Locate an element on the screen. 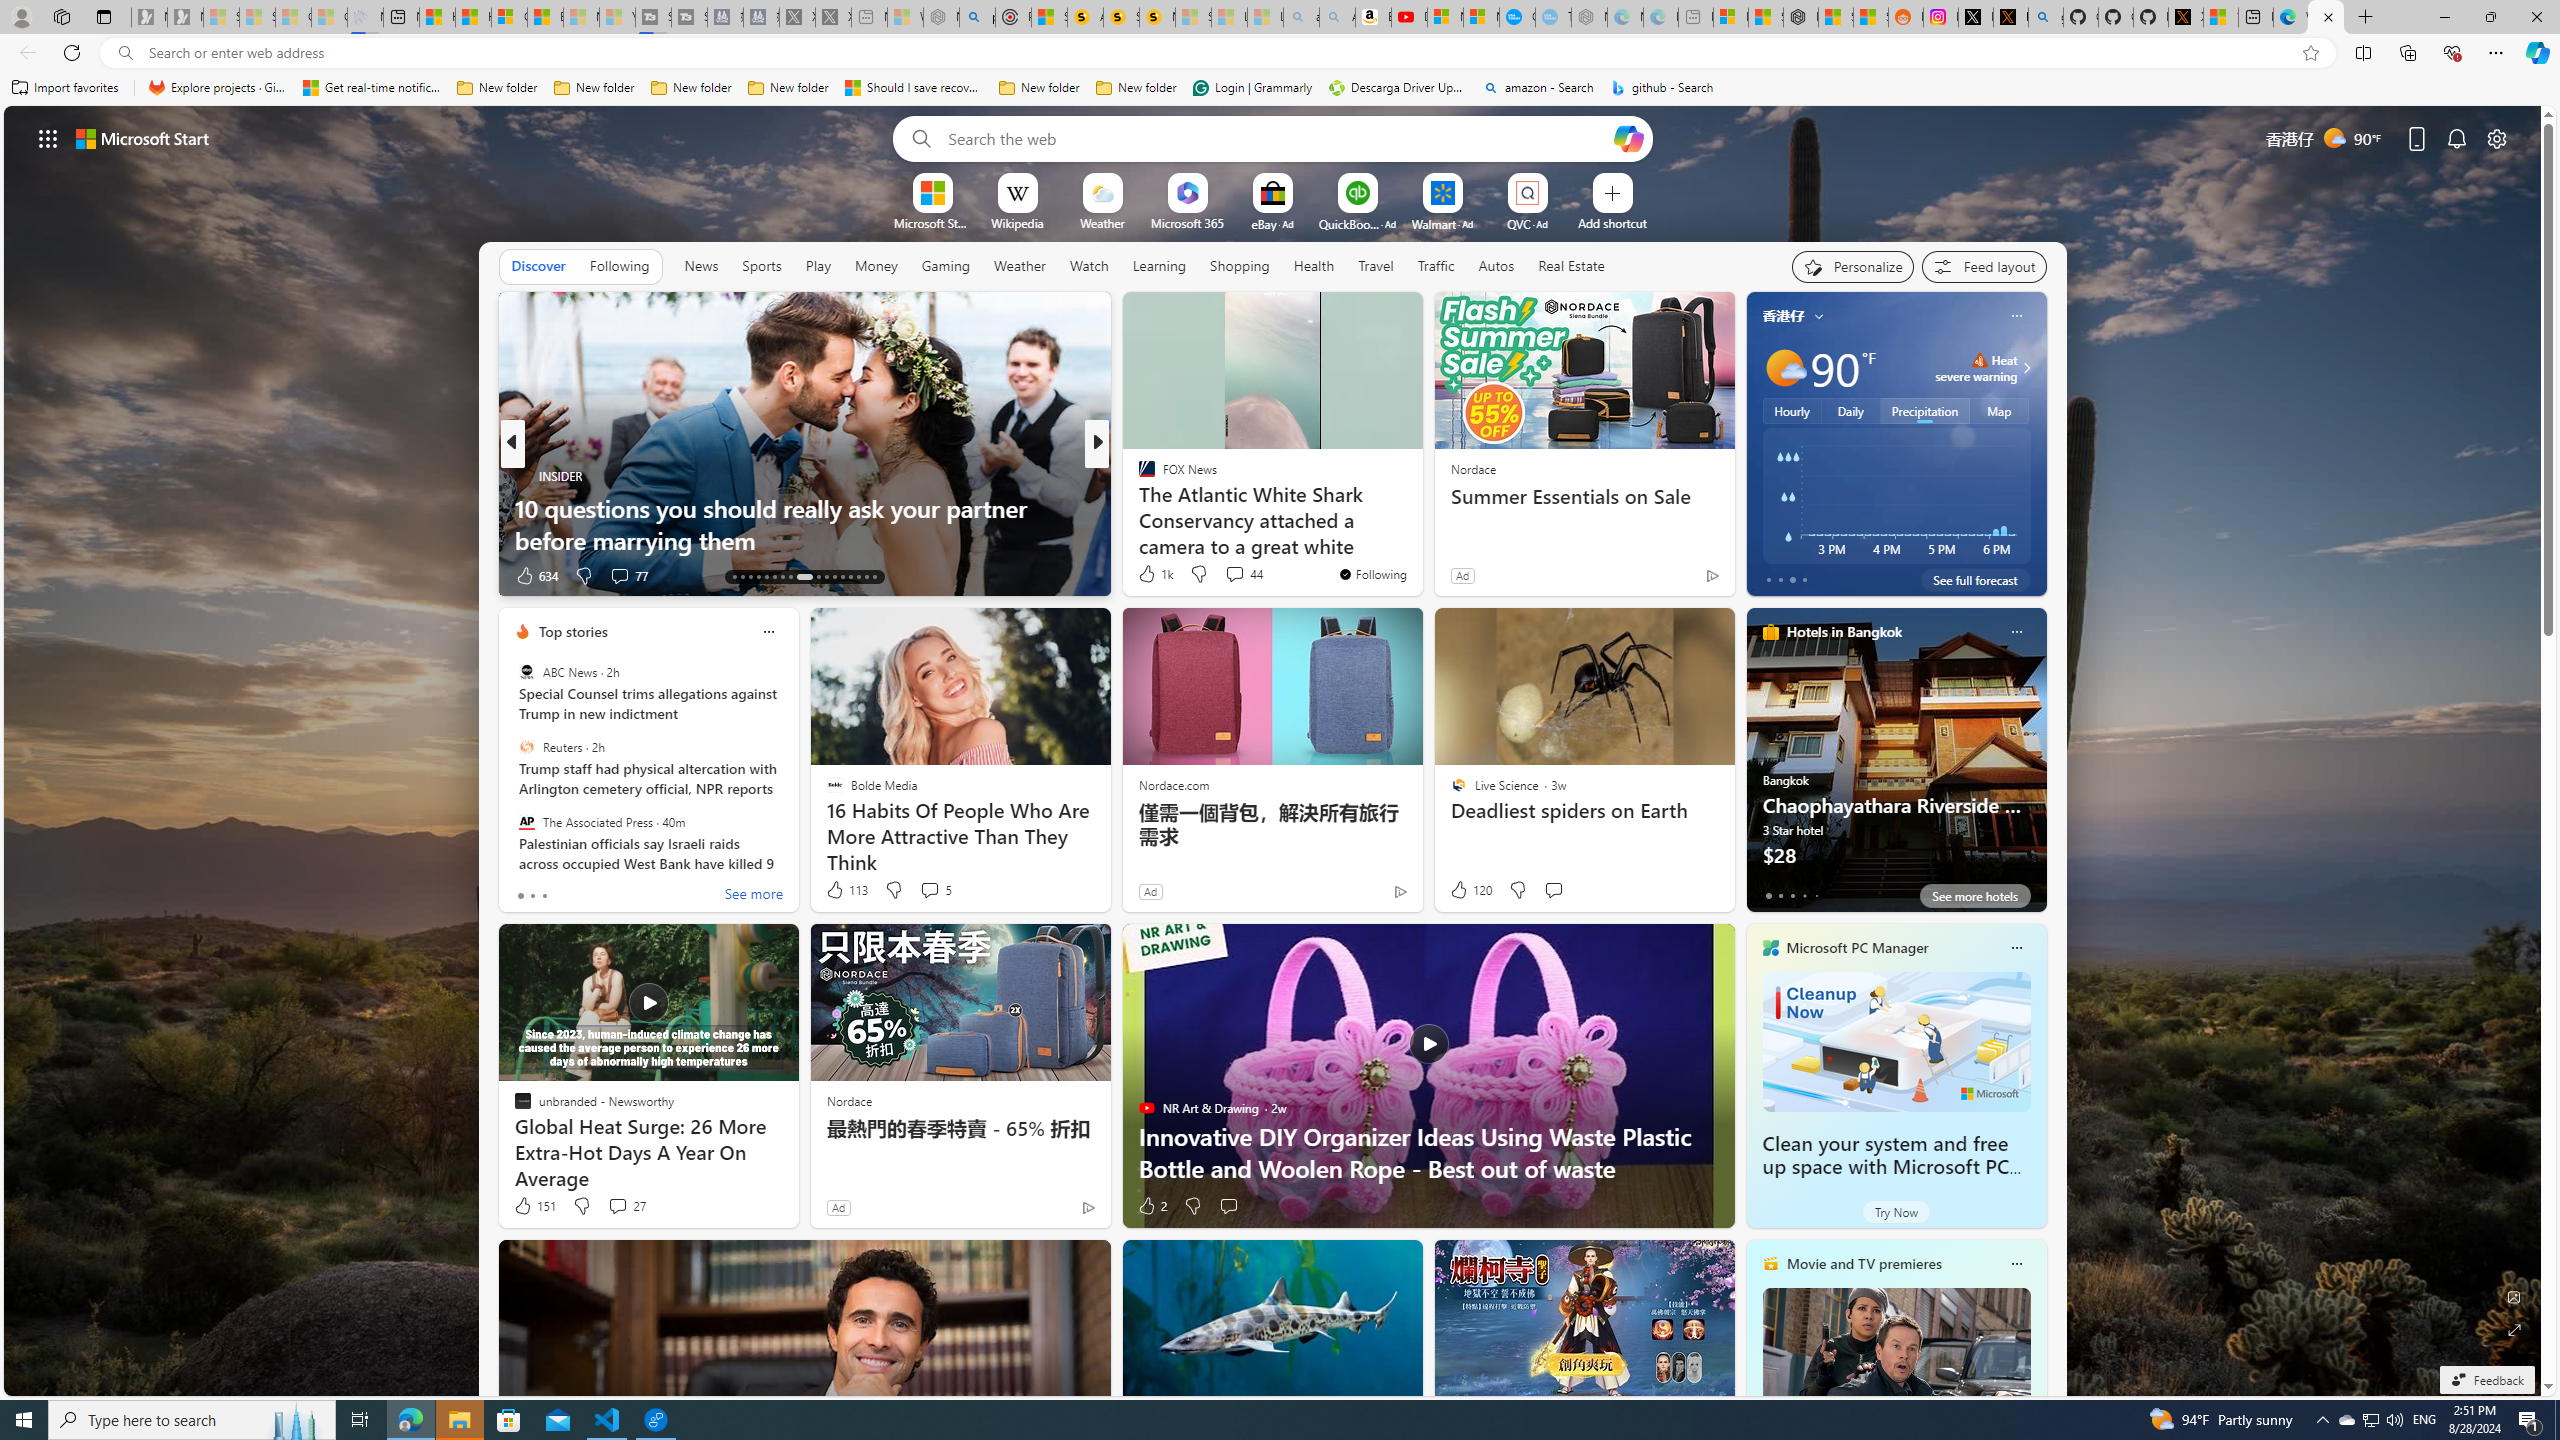 This screenshot has width=2560, height=1440. 'Top stories' is located at coordinates (572, 631).